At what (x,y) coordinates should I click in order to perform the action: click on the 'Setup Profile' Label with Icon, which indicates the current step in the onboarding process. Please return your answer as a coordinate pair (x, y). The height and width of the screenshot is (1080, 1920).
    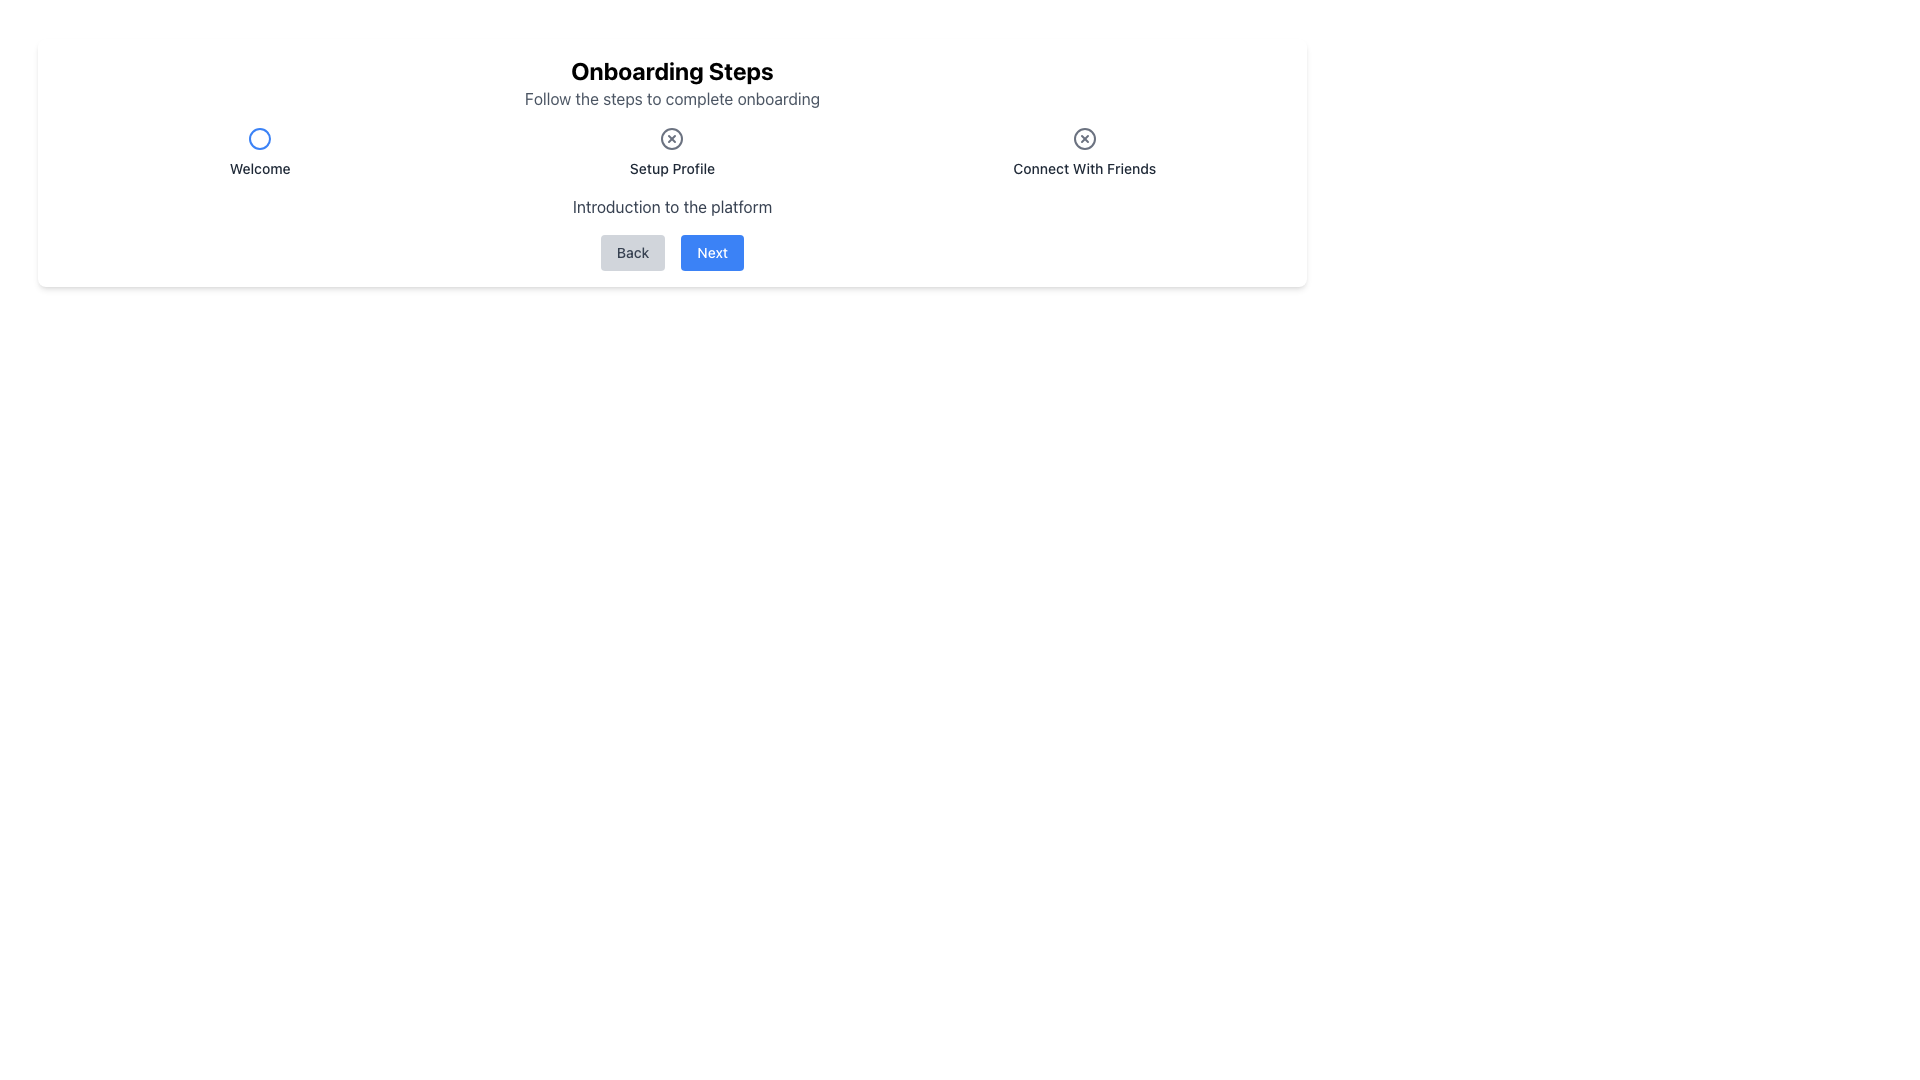
    Looking at the image, I should click on (672, 152).